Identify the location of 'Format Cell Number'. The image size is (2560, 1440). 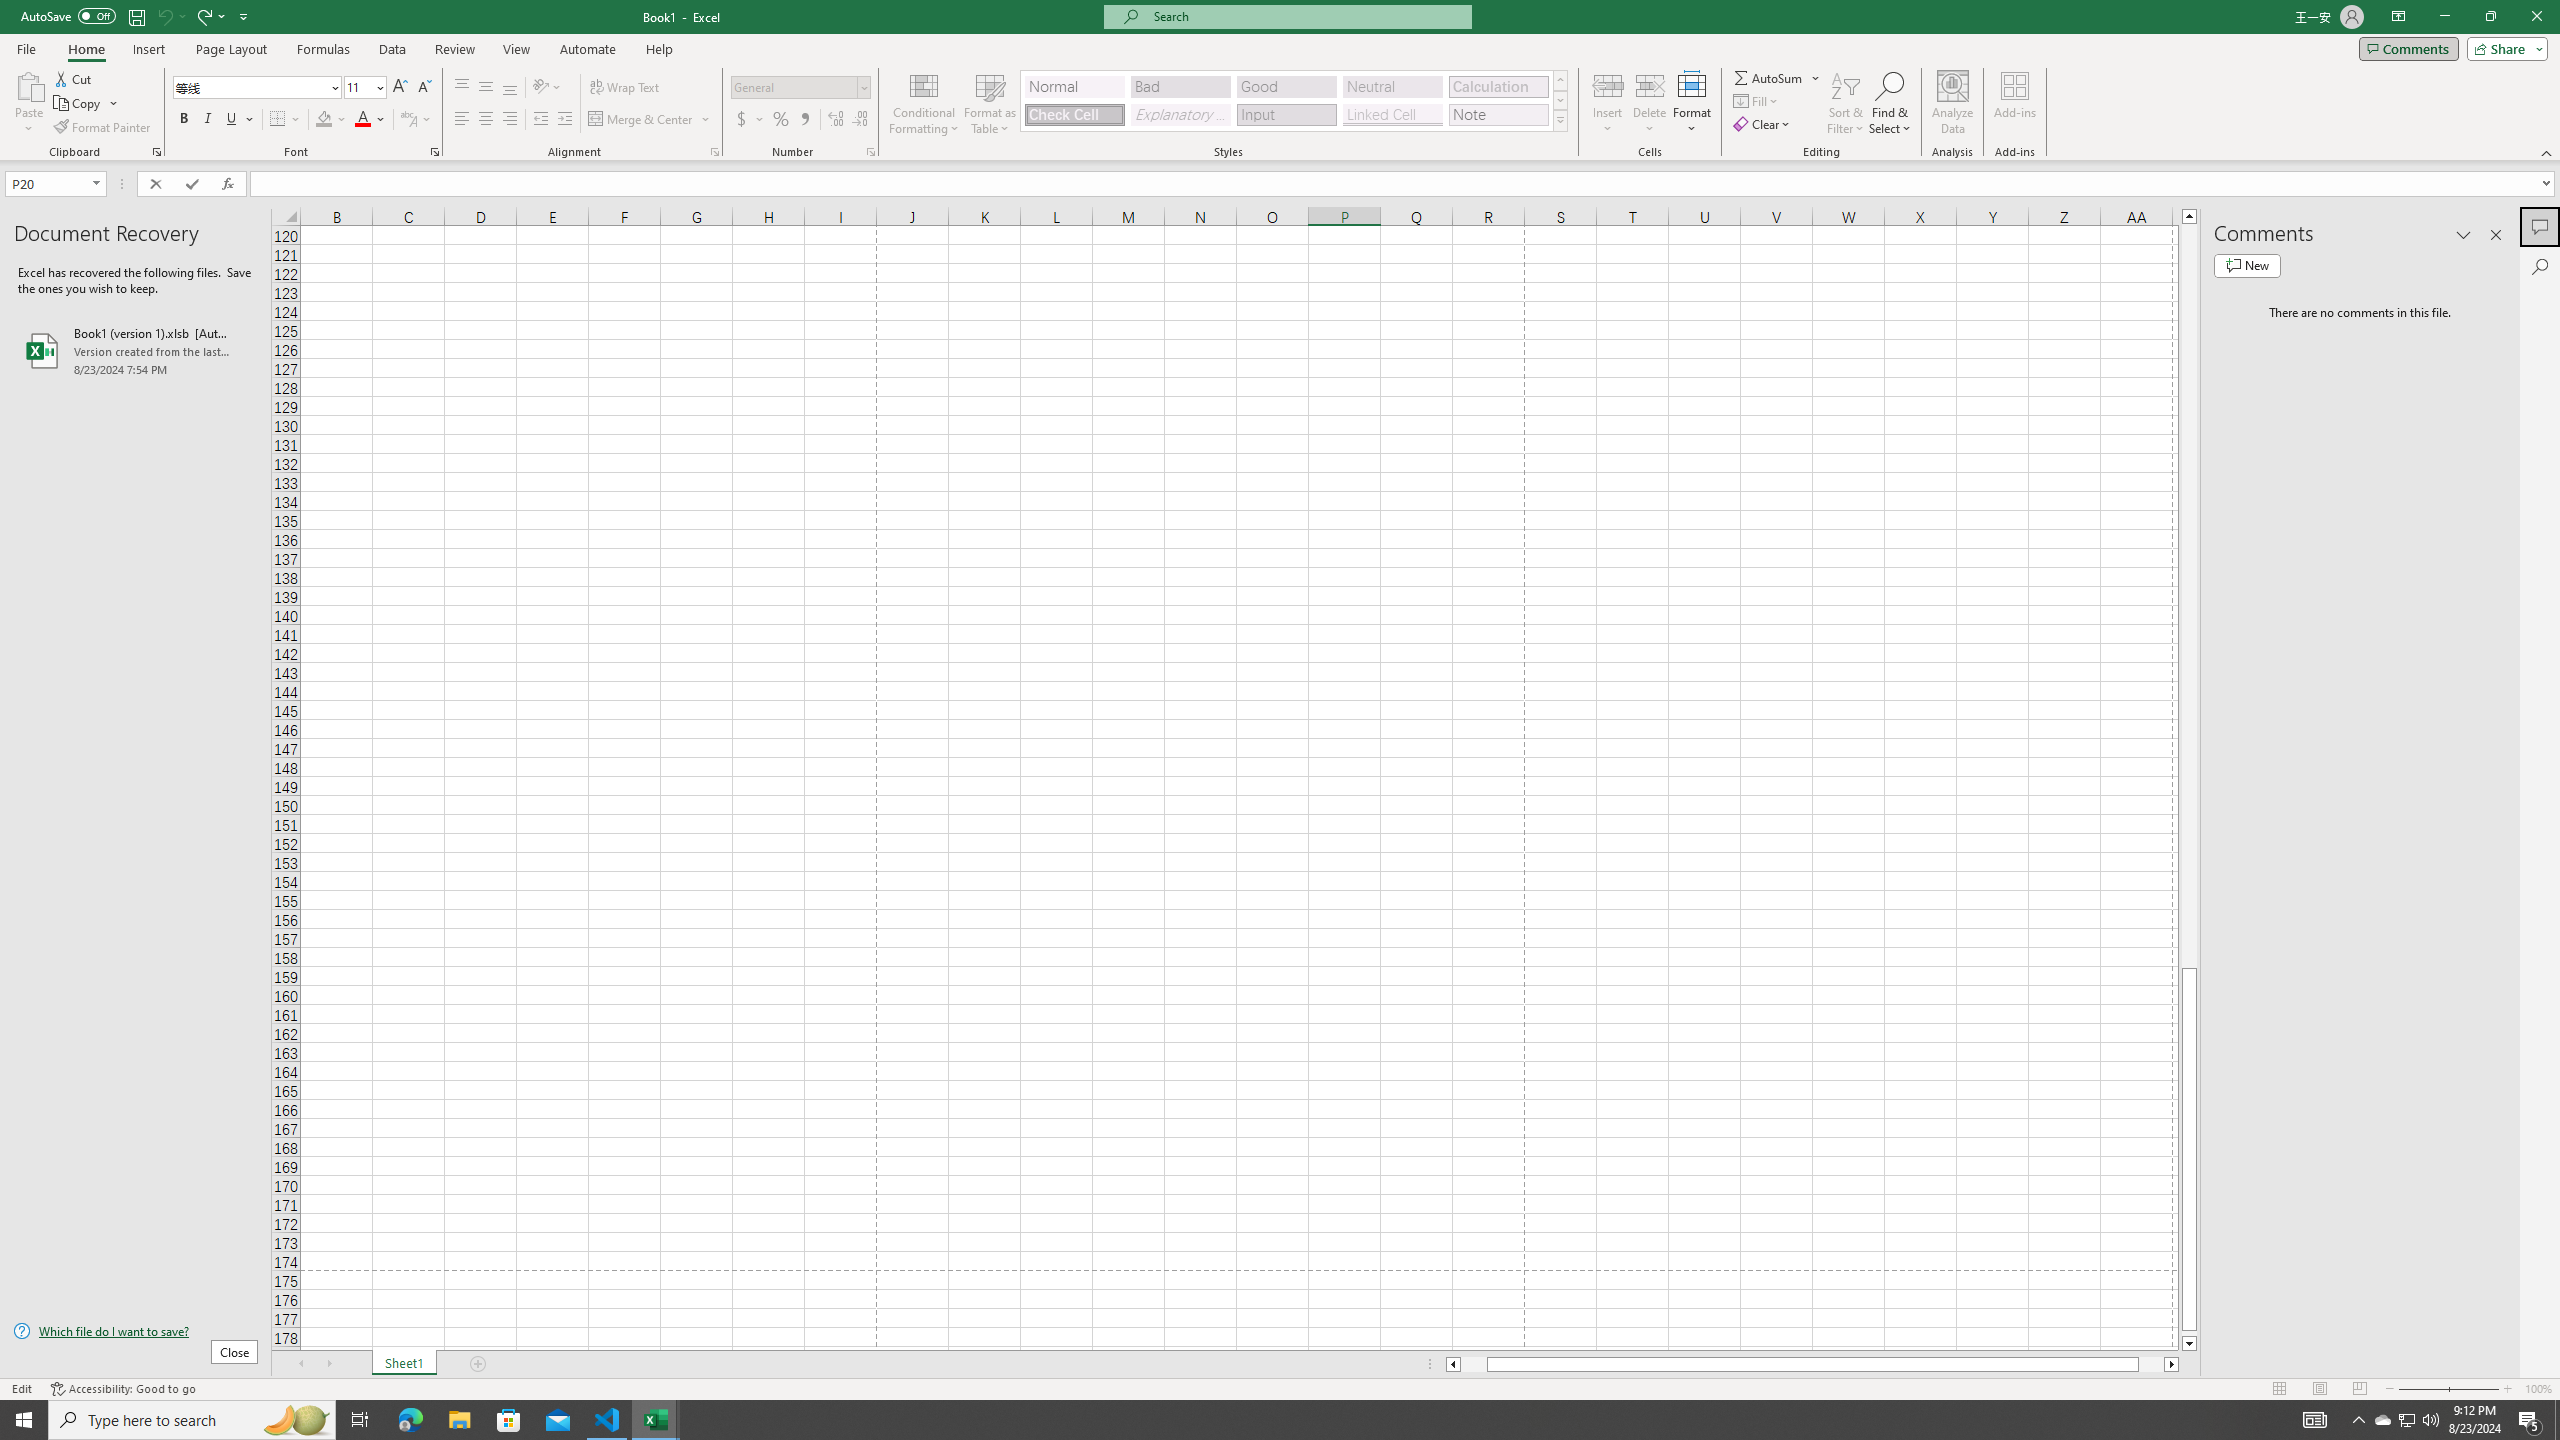
(869, 150).